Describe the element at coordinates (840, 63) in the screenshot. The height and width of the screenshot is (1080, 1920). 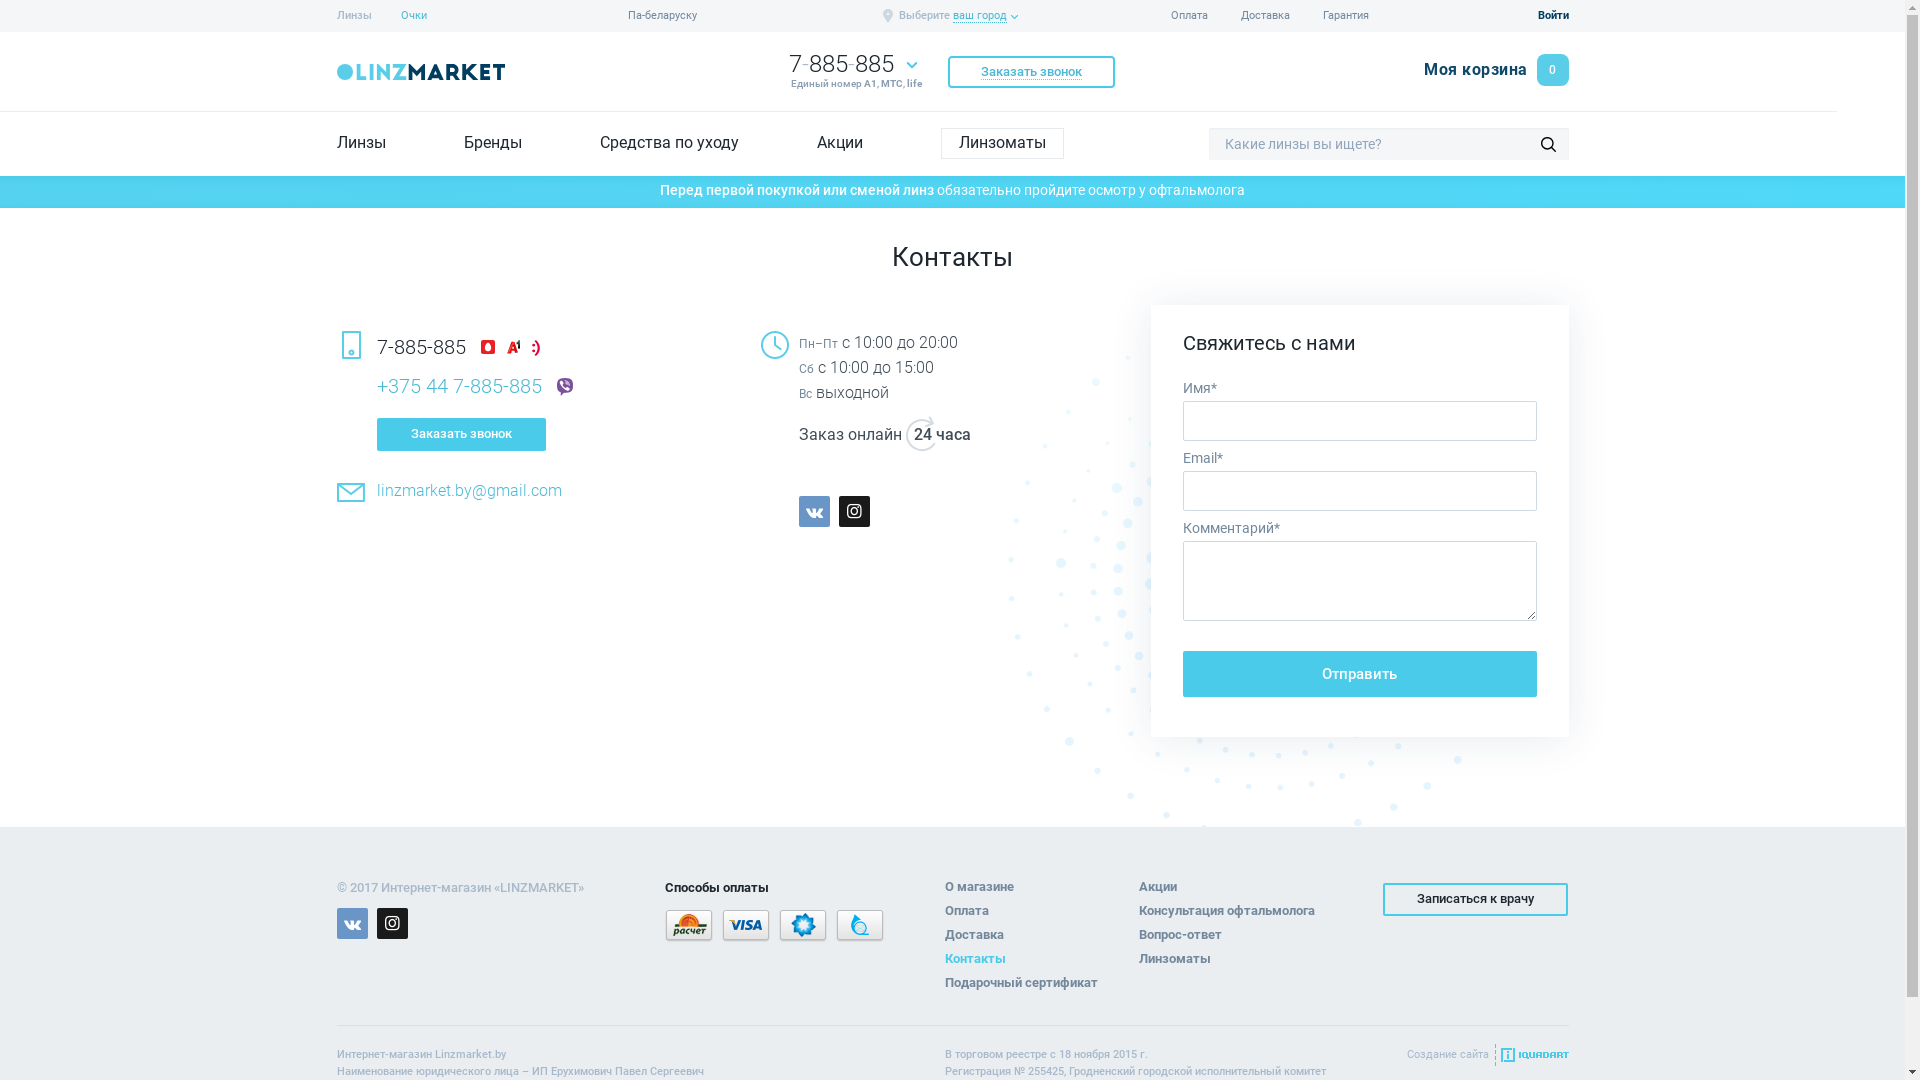
I see `'7-885-885'` at that location.